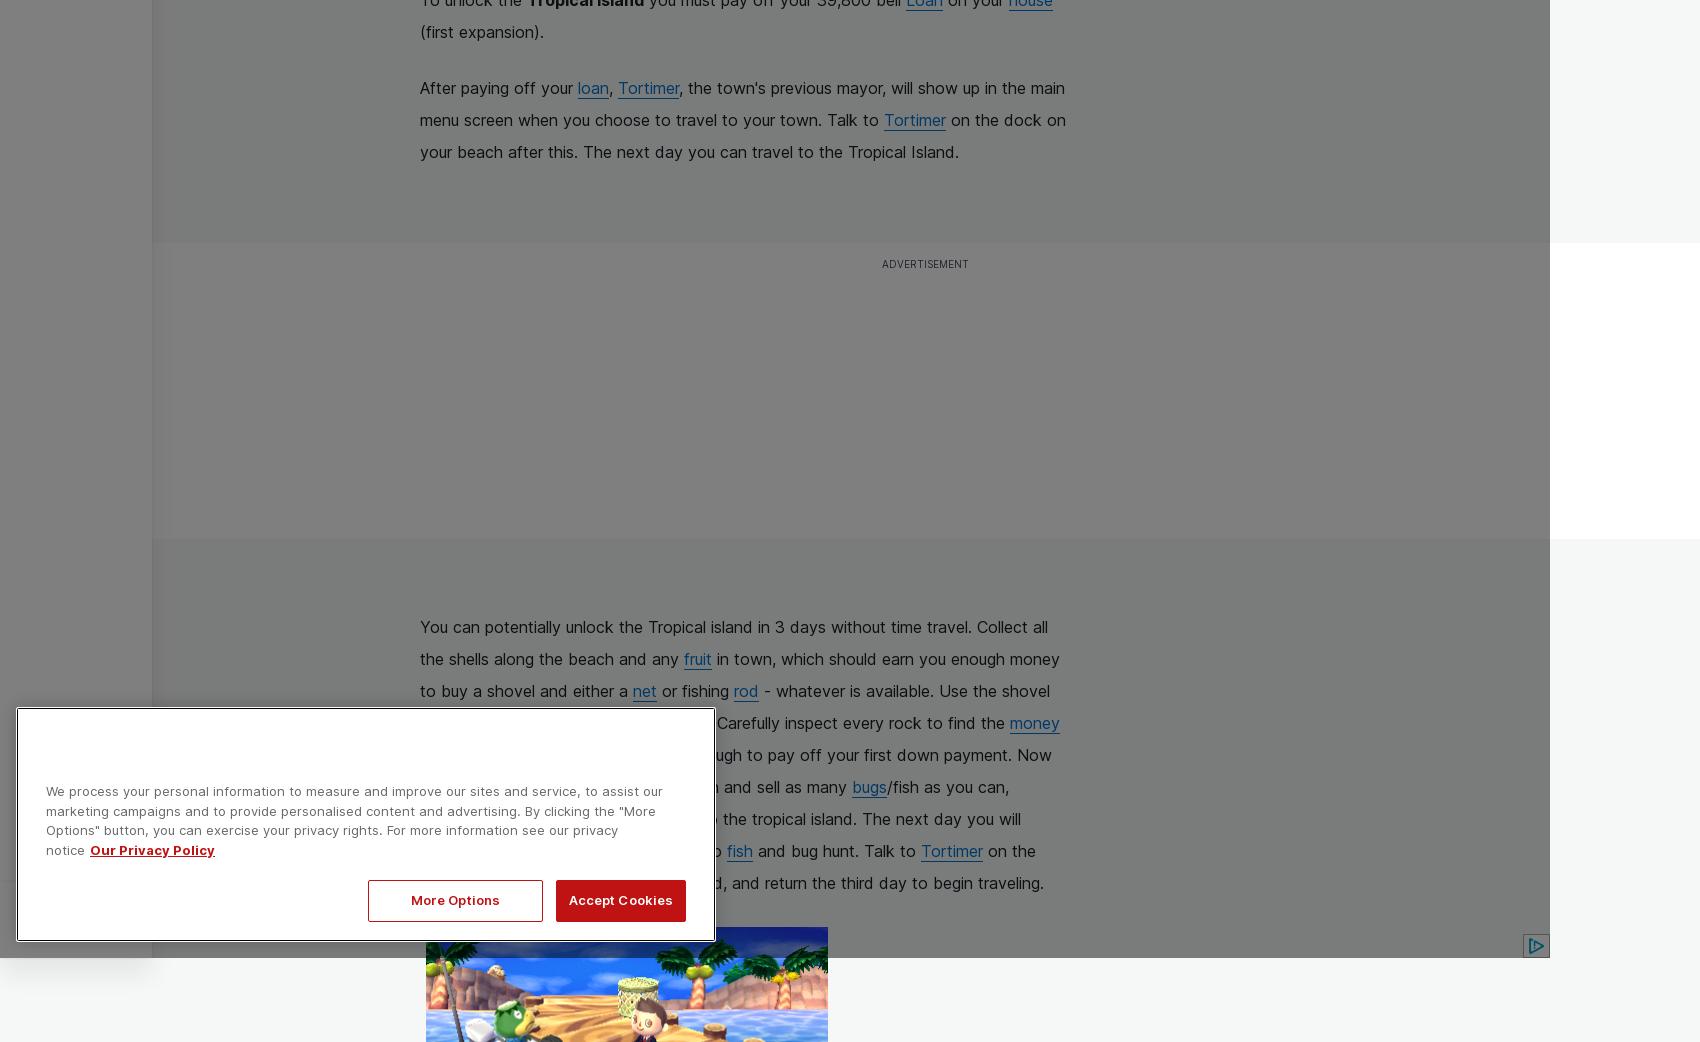 The width and height of the screenshot is (1700, 1042). Describe the element at coordinates (612, 88) in the screenshot. I see `','` at that location.